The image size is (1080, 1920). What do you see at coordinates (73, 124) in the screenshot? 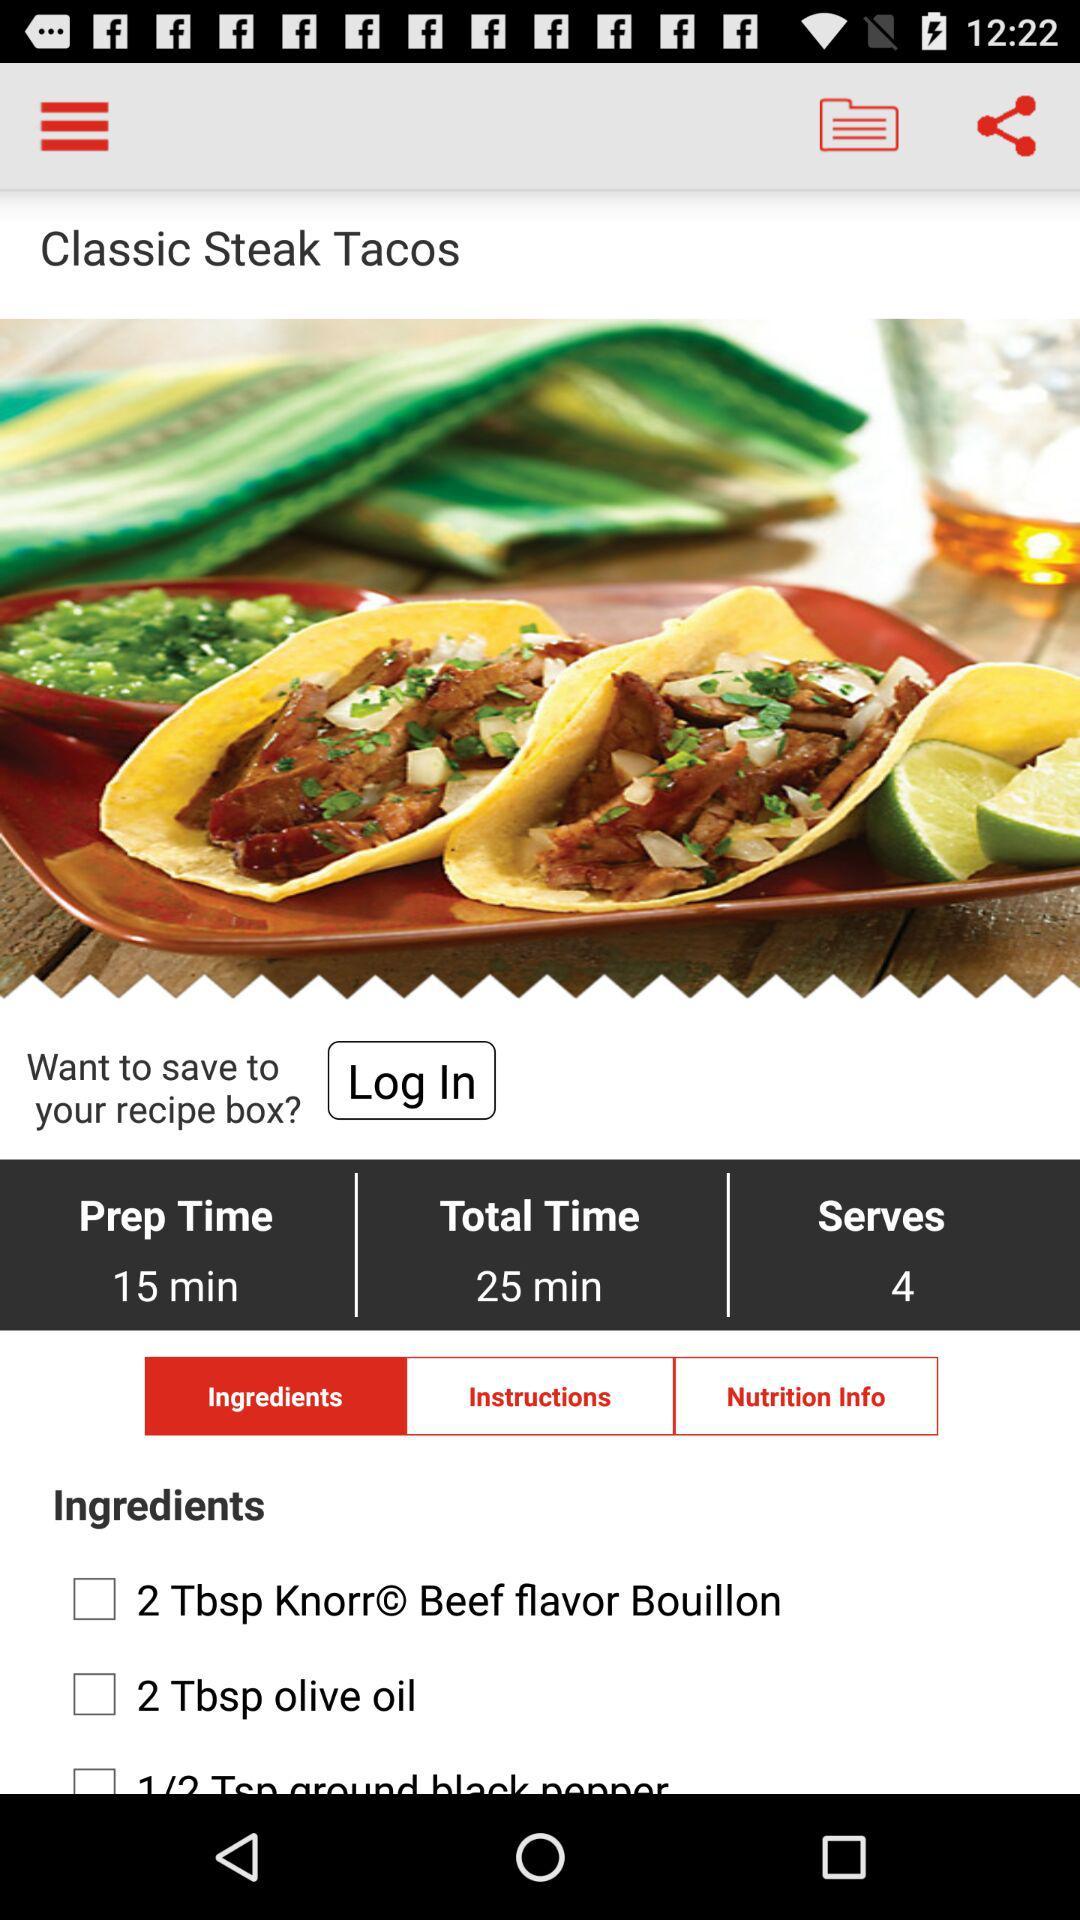
I see `the box on top left corner of the page` at bounding box center [73, 124].